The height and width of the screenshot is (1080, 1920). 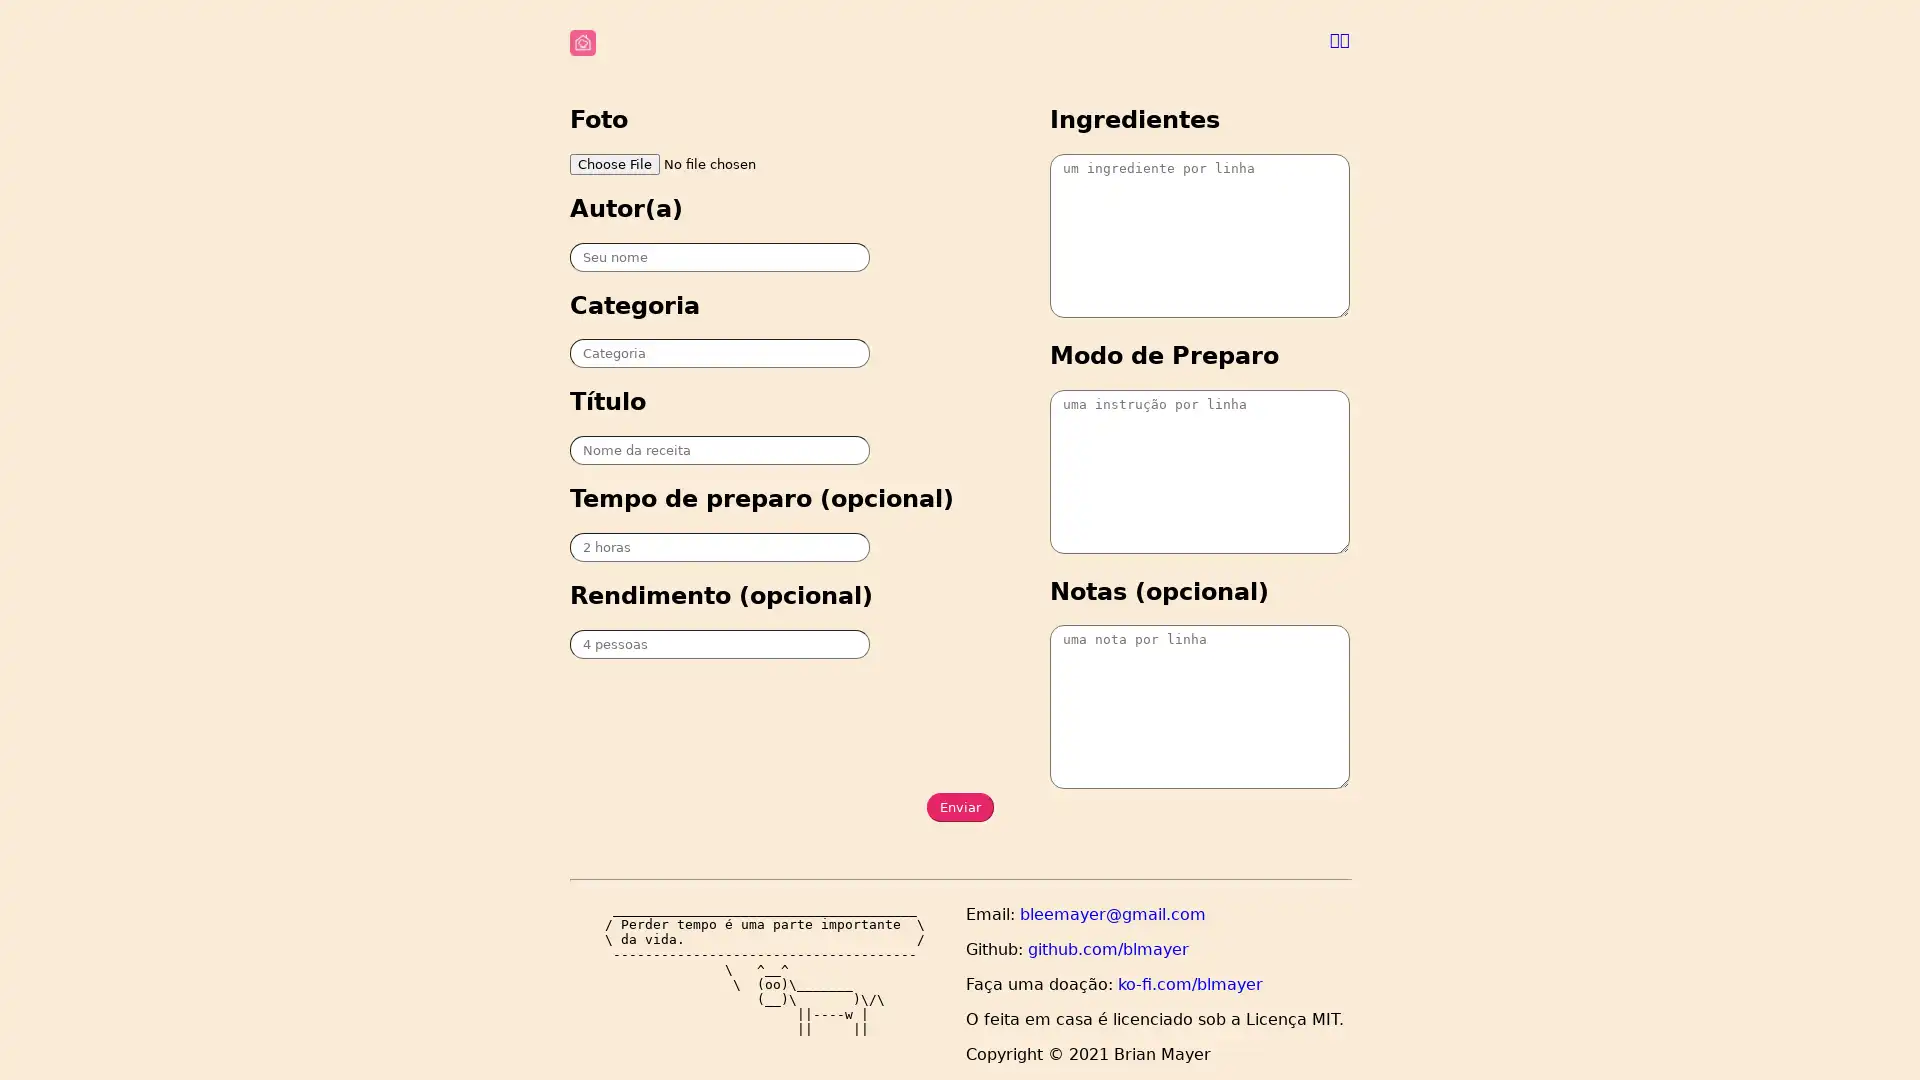 I want to click on Choose File, so click(x=613, y=162).